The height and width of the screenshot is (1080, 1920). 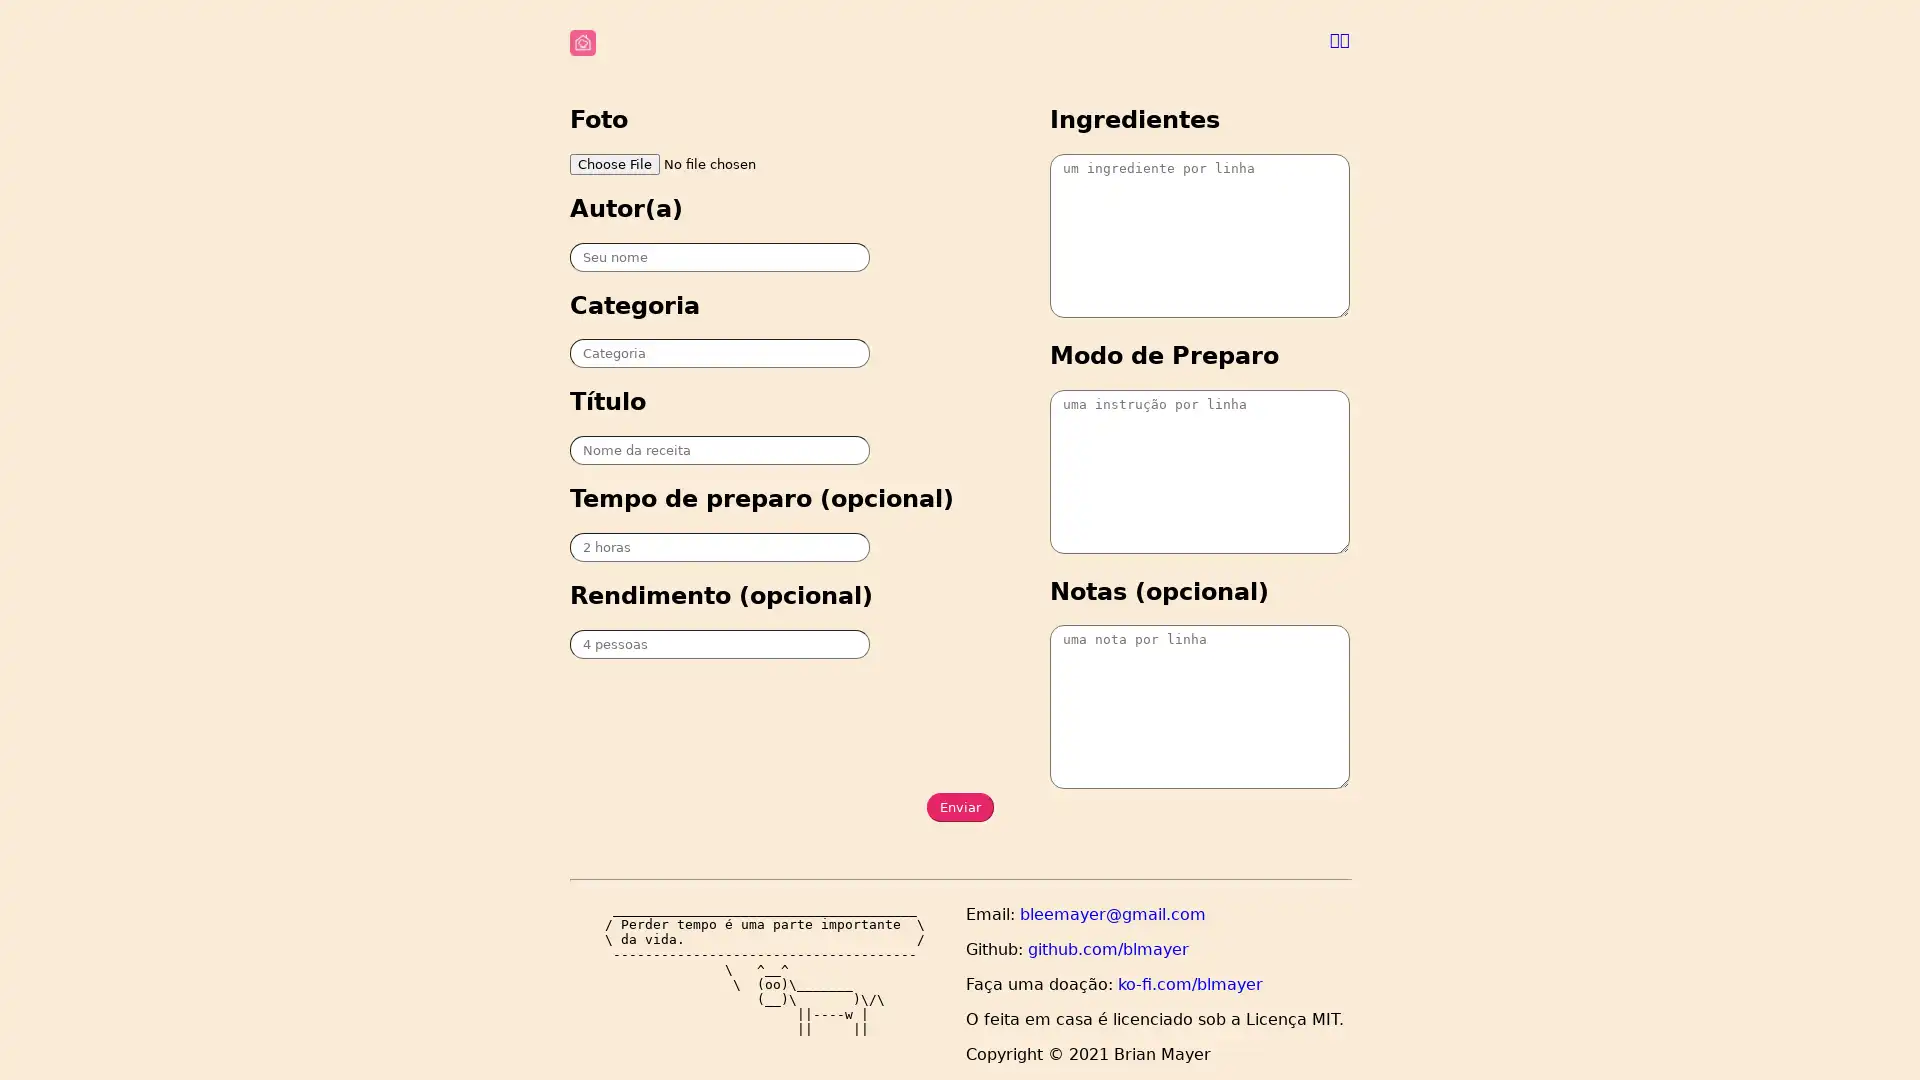 I want to click on Choose File, so click(x=613, y=162).